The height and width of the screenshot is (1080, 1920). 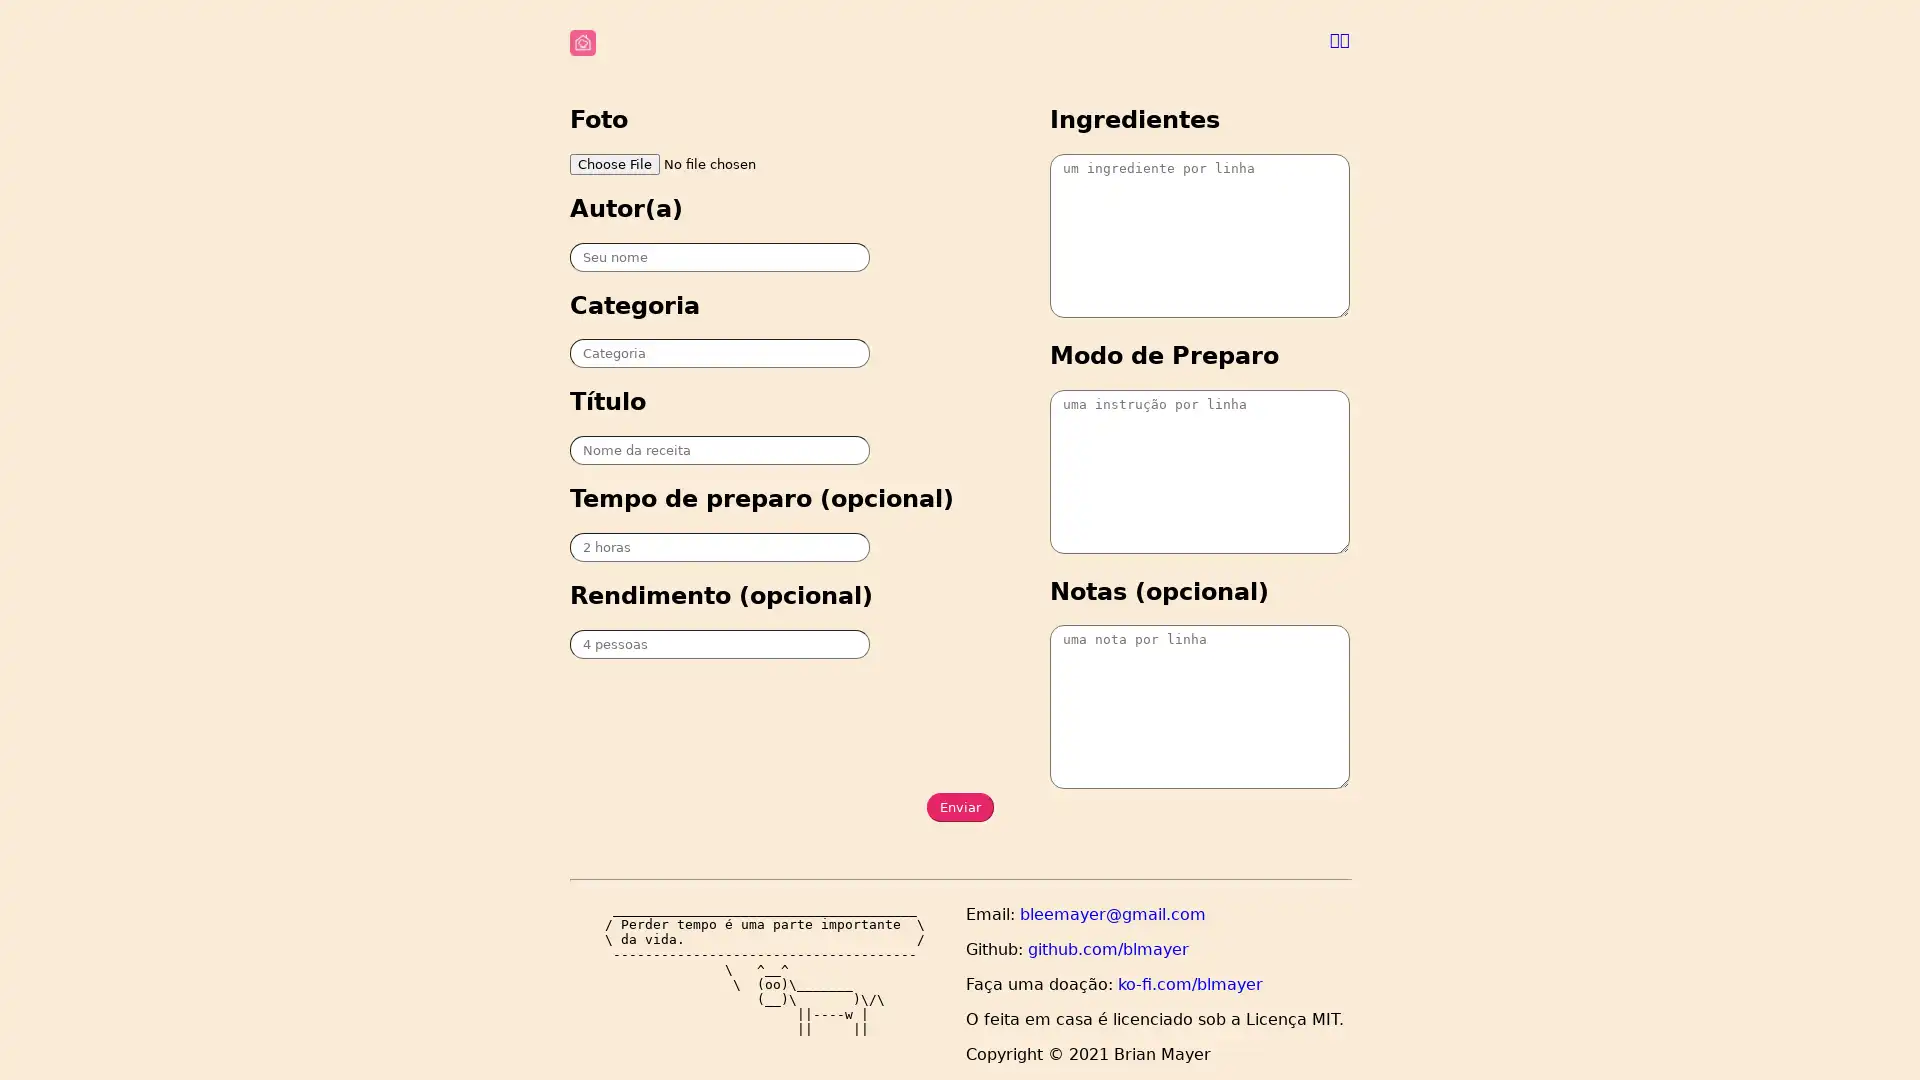 I want to click on Choose File, so click(x=613, y=162).